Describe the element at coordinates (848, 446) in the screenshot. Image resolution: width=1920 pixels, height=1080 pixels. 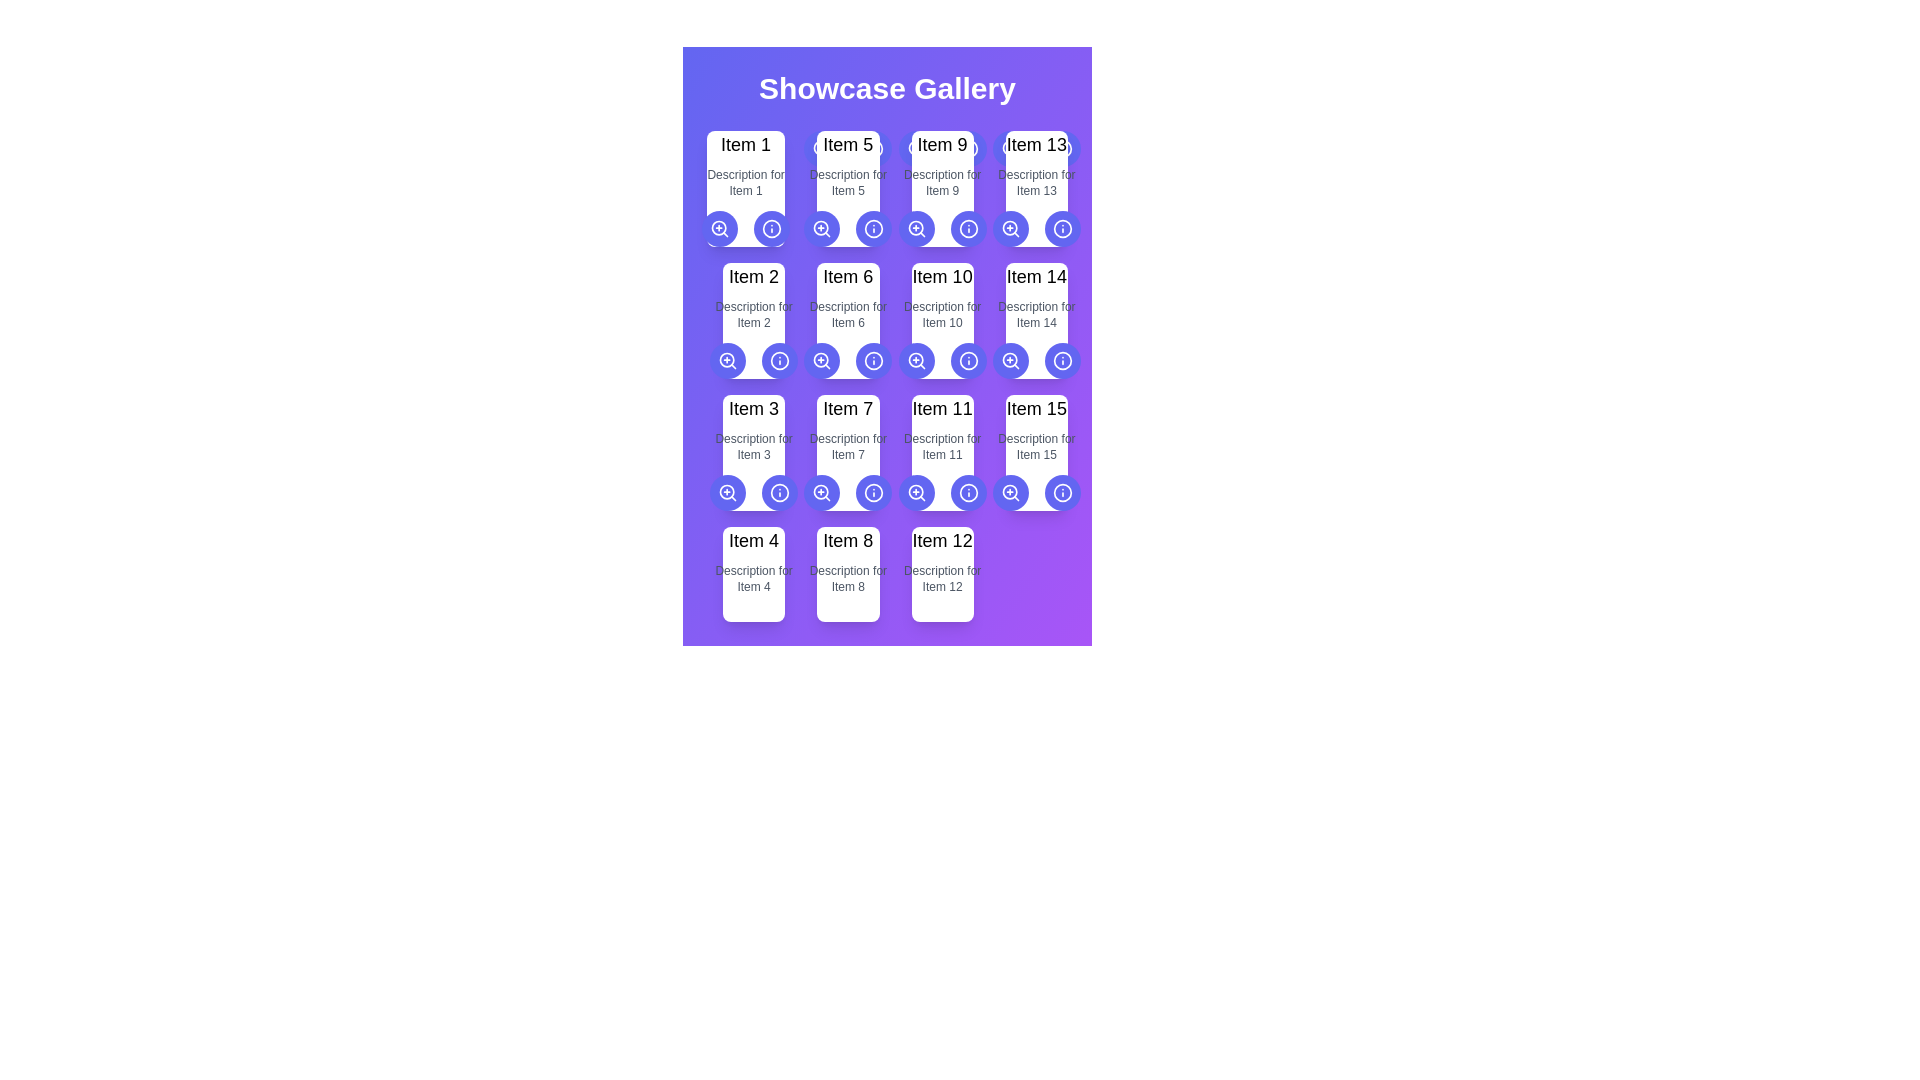
I see `the text label that reads 'Description for Item 7,' which is below the title 'Item 7' in the second row, third column of the grid layout` at that location.